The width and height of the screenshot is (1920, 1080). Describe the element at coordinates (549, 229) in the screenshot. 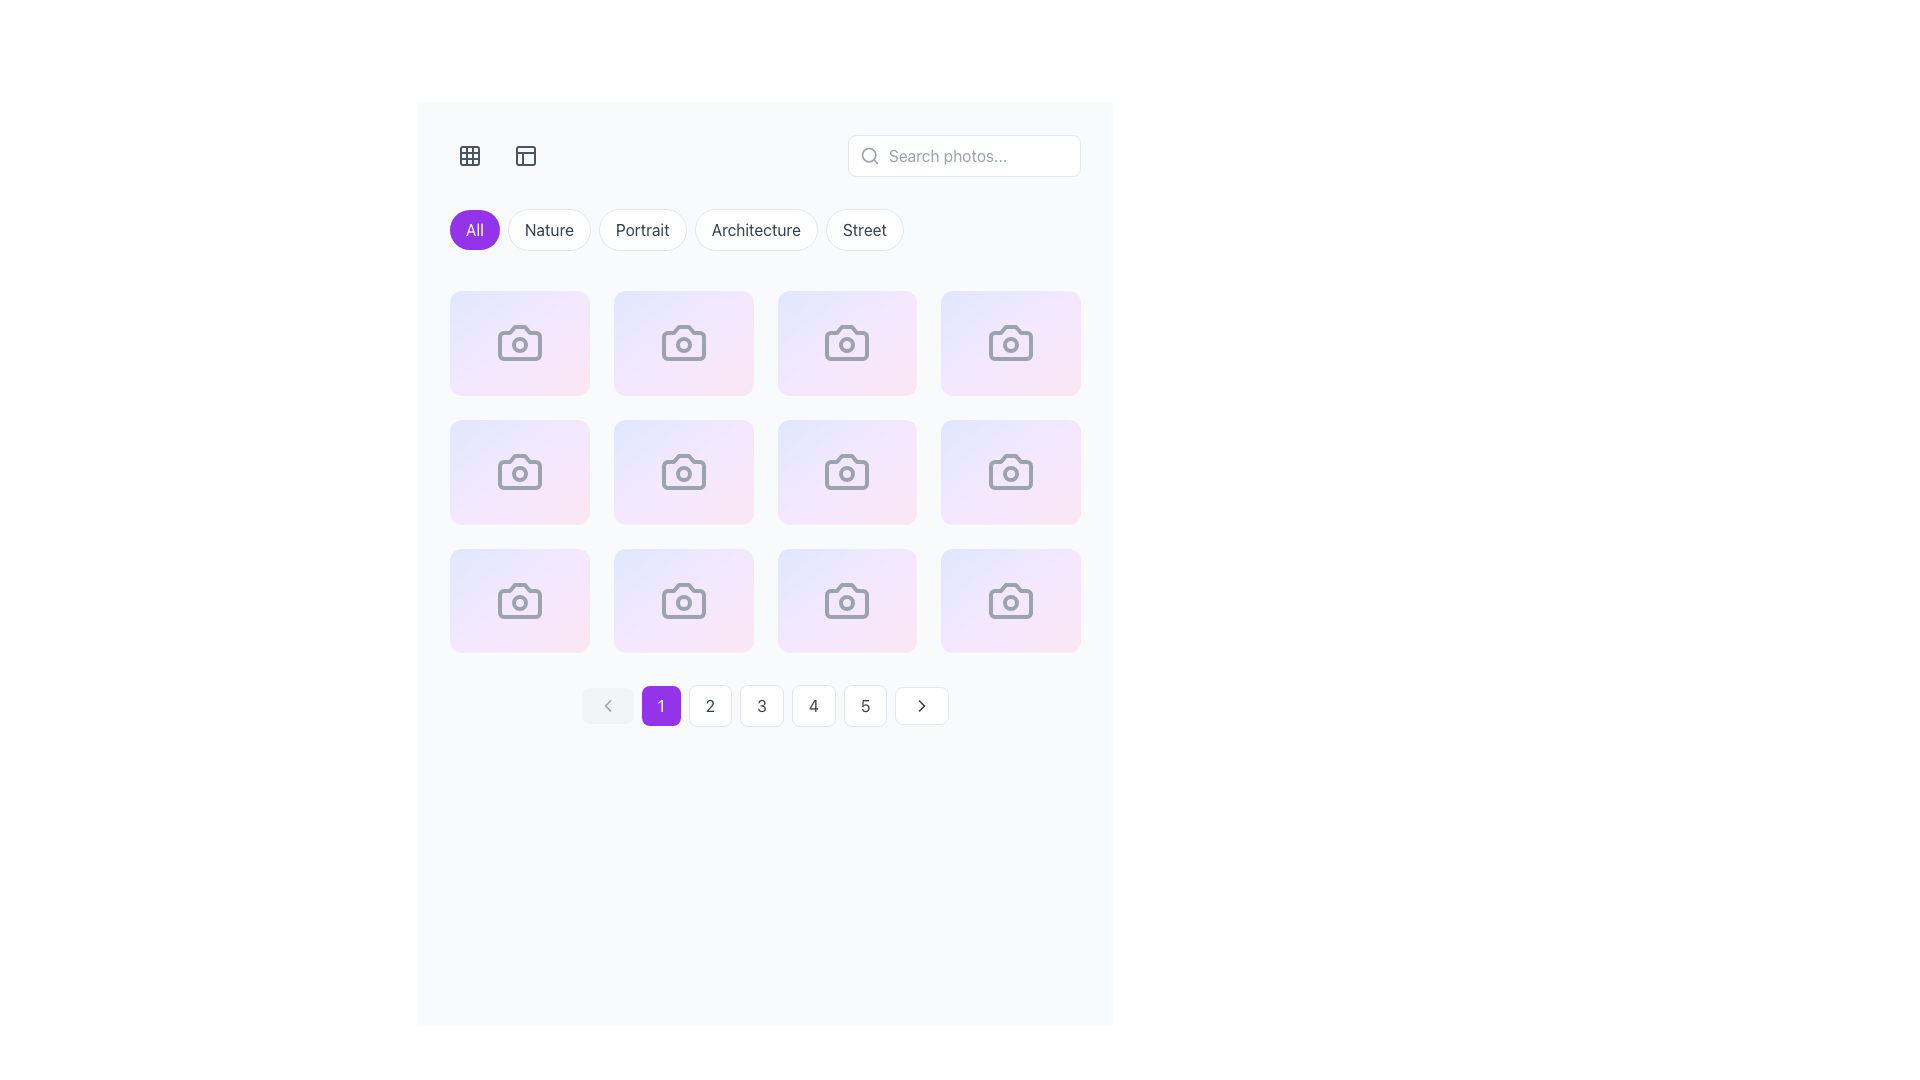

I see `the 'Nature' button, which is a medium-sized pill-shaped button with a white background, gray border, and the word 'Nature' in gray text, located to the immediate right of the 'All' button and left of the 'Portrait' button` at that location.